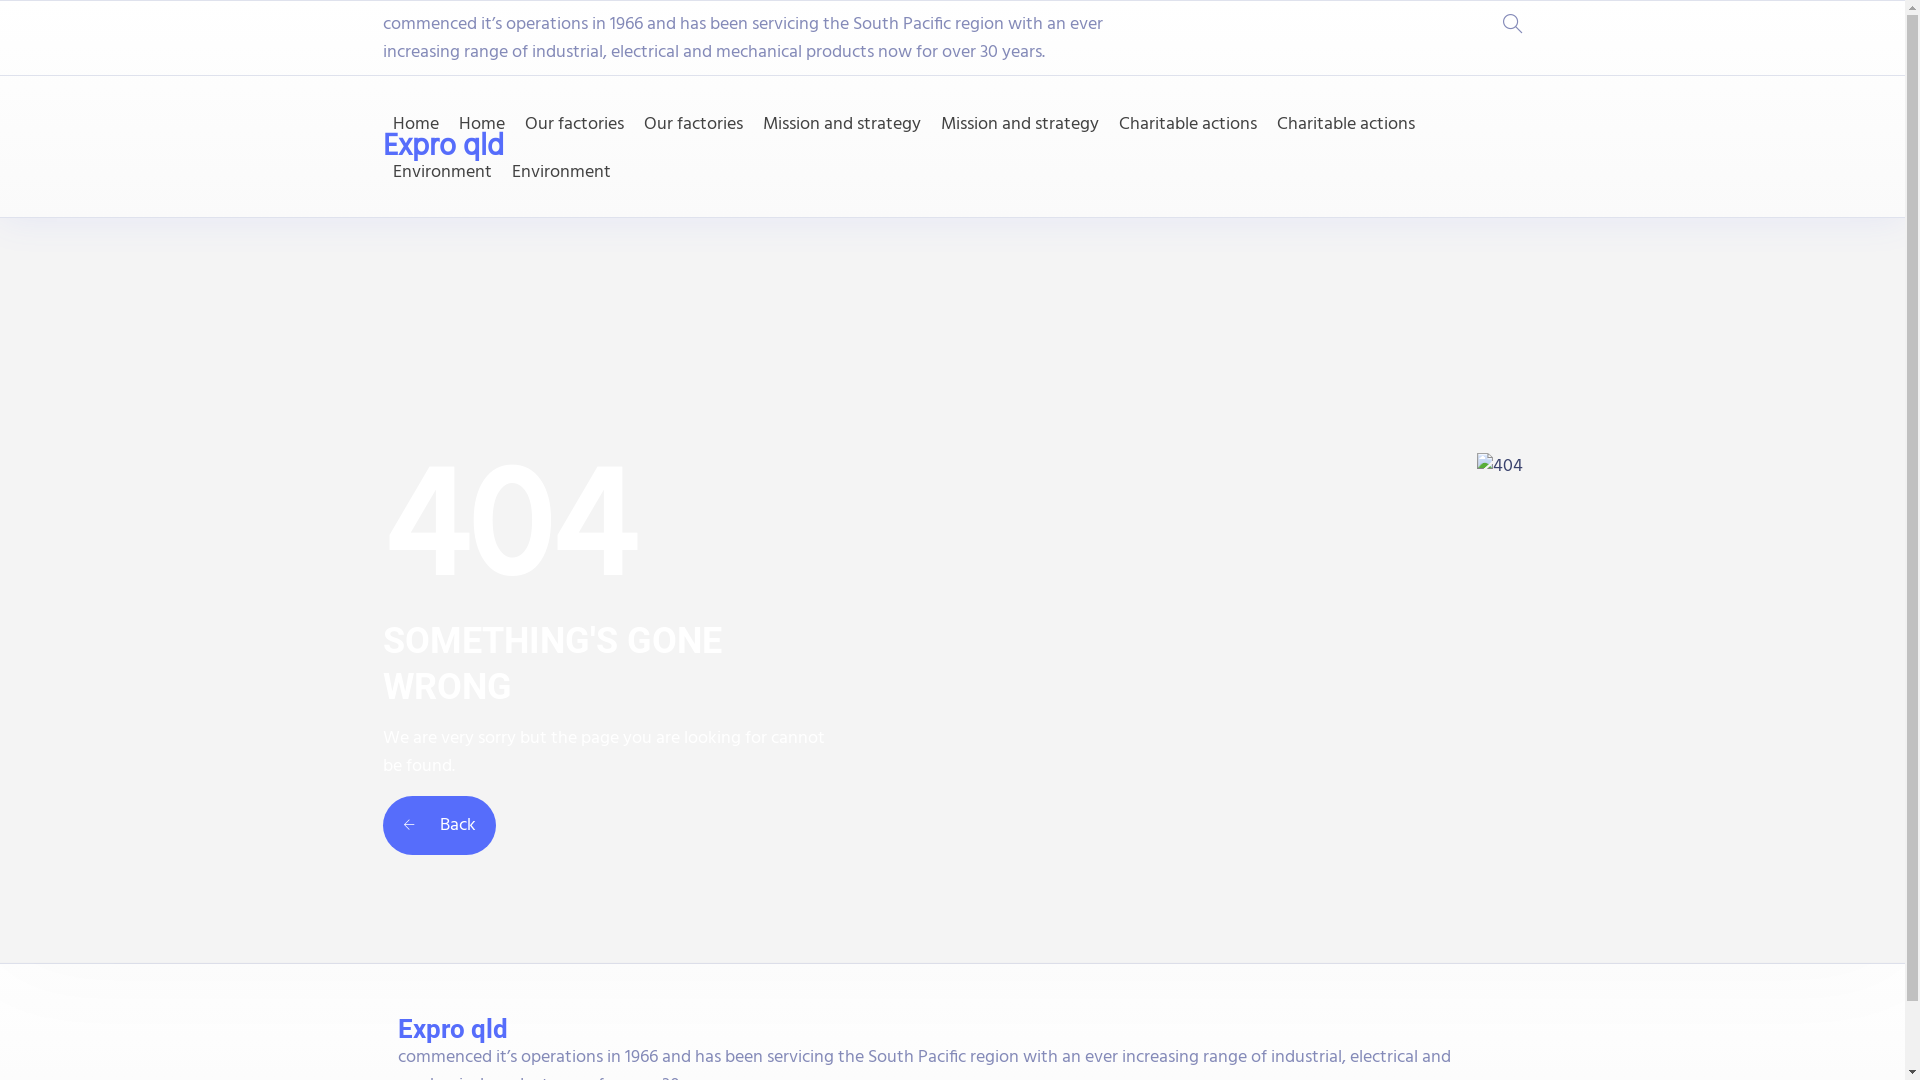 This screenshot has height=1080, width=1920. I want to click on 'Charitable actions', so click(1344, 124).